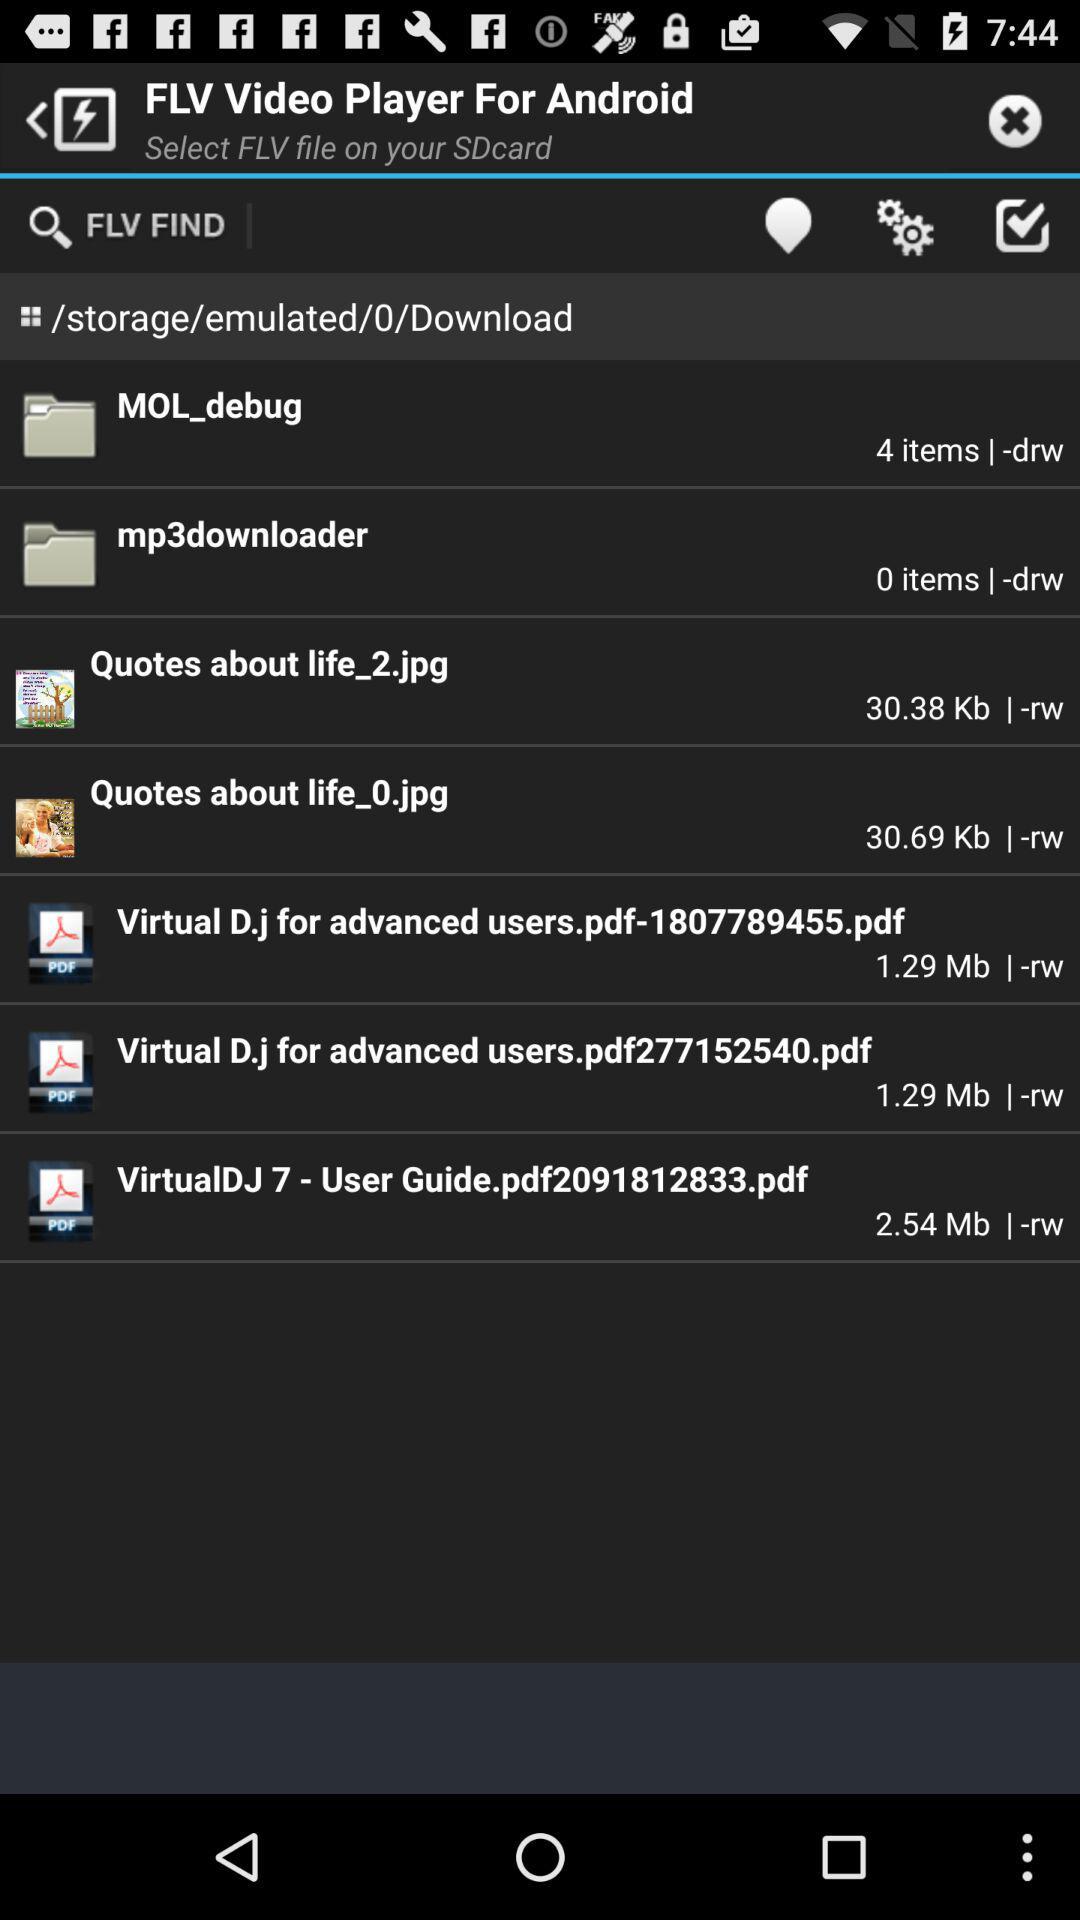  What do you see at coordinates (589, 403) in the screenshot?
I see `the app below storage emulated 0 app` at bounding box center [589, 403].